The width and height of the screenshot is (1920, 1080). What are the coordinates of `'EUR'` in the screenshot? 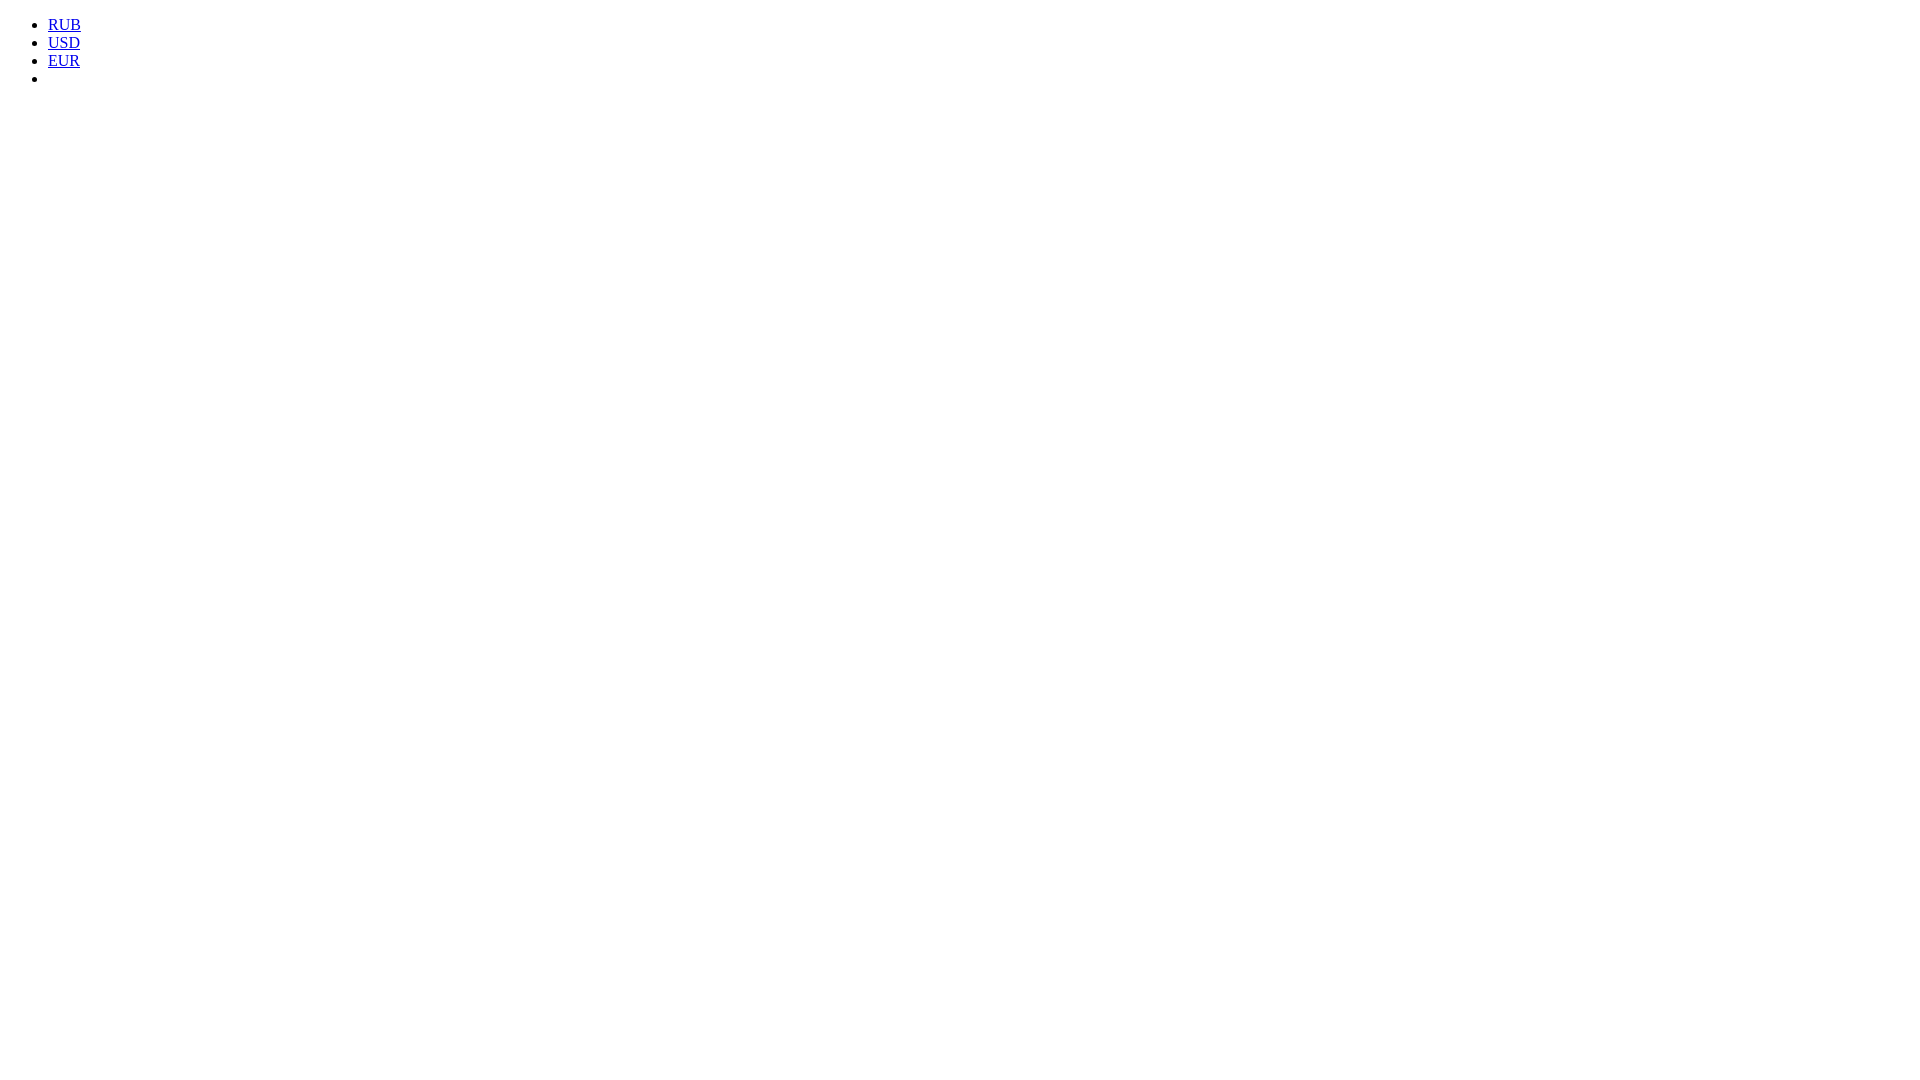 It's located at (48, 59).